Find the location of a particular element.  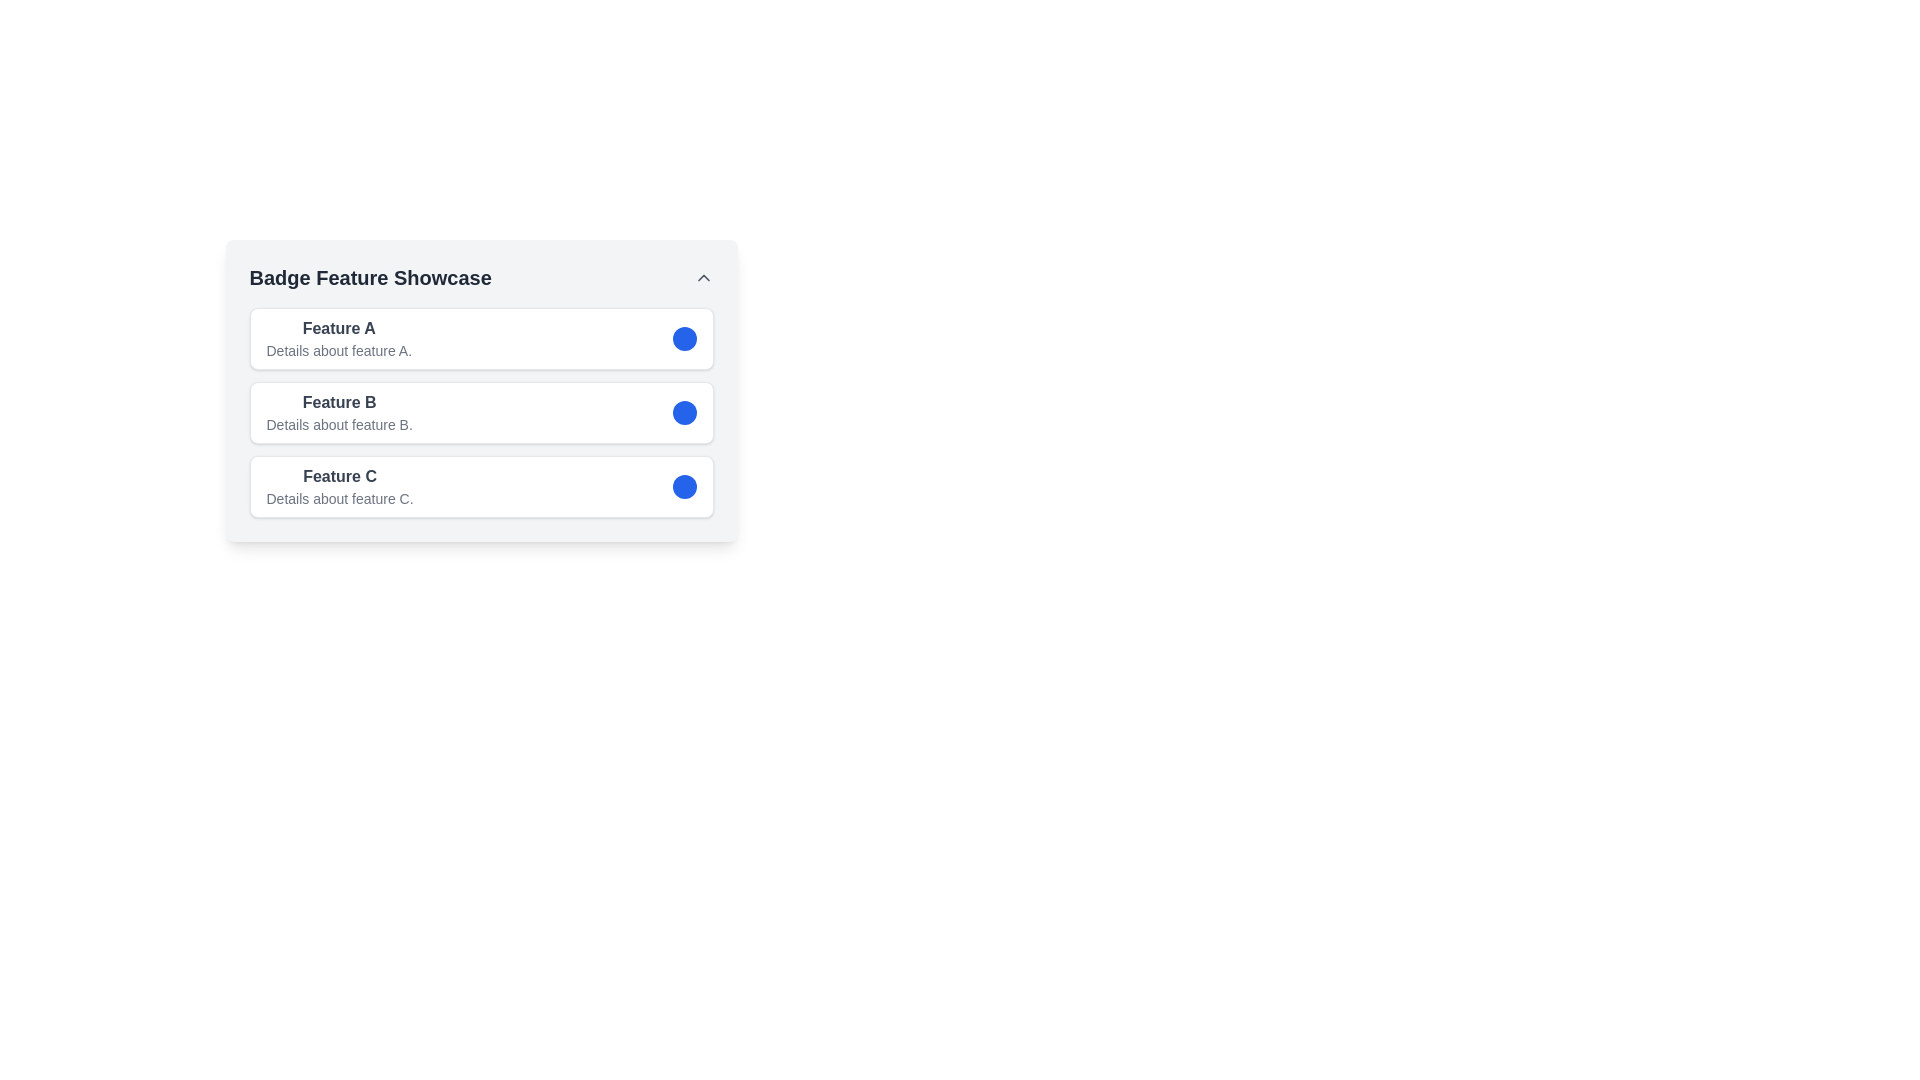

text content of the bold, medium-sized label displaying 'Feature A' located at the top section of the feature list, above the details about feature A is located at coordinates (339, 327).